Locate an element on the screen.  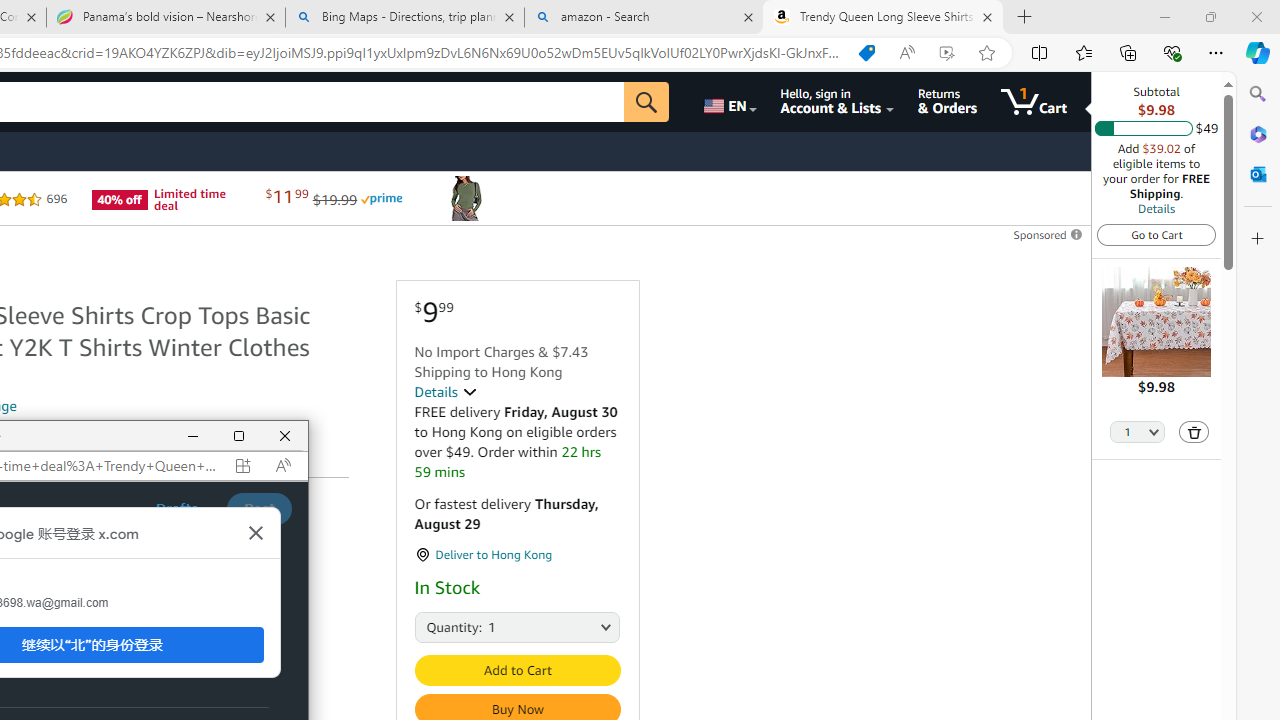
'Go to Cart' is located at coordinates (1156, 233).